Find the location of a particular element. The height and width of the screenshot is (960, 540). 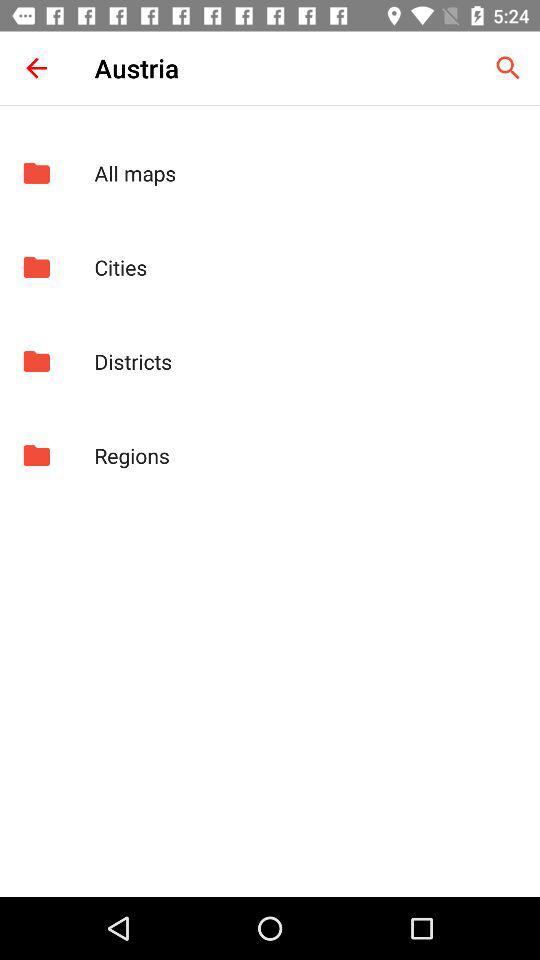

item to the left of the cities app is located at coordinates (36, 266).